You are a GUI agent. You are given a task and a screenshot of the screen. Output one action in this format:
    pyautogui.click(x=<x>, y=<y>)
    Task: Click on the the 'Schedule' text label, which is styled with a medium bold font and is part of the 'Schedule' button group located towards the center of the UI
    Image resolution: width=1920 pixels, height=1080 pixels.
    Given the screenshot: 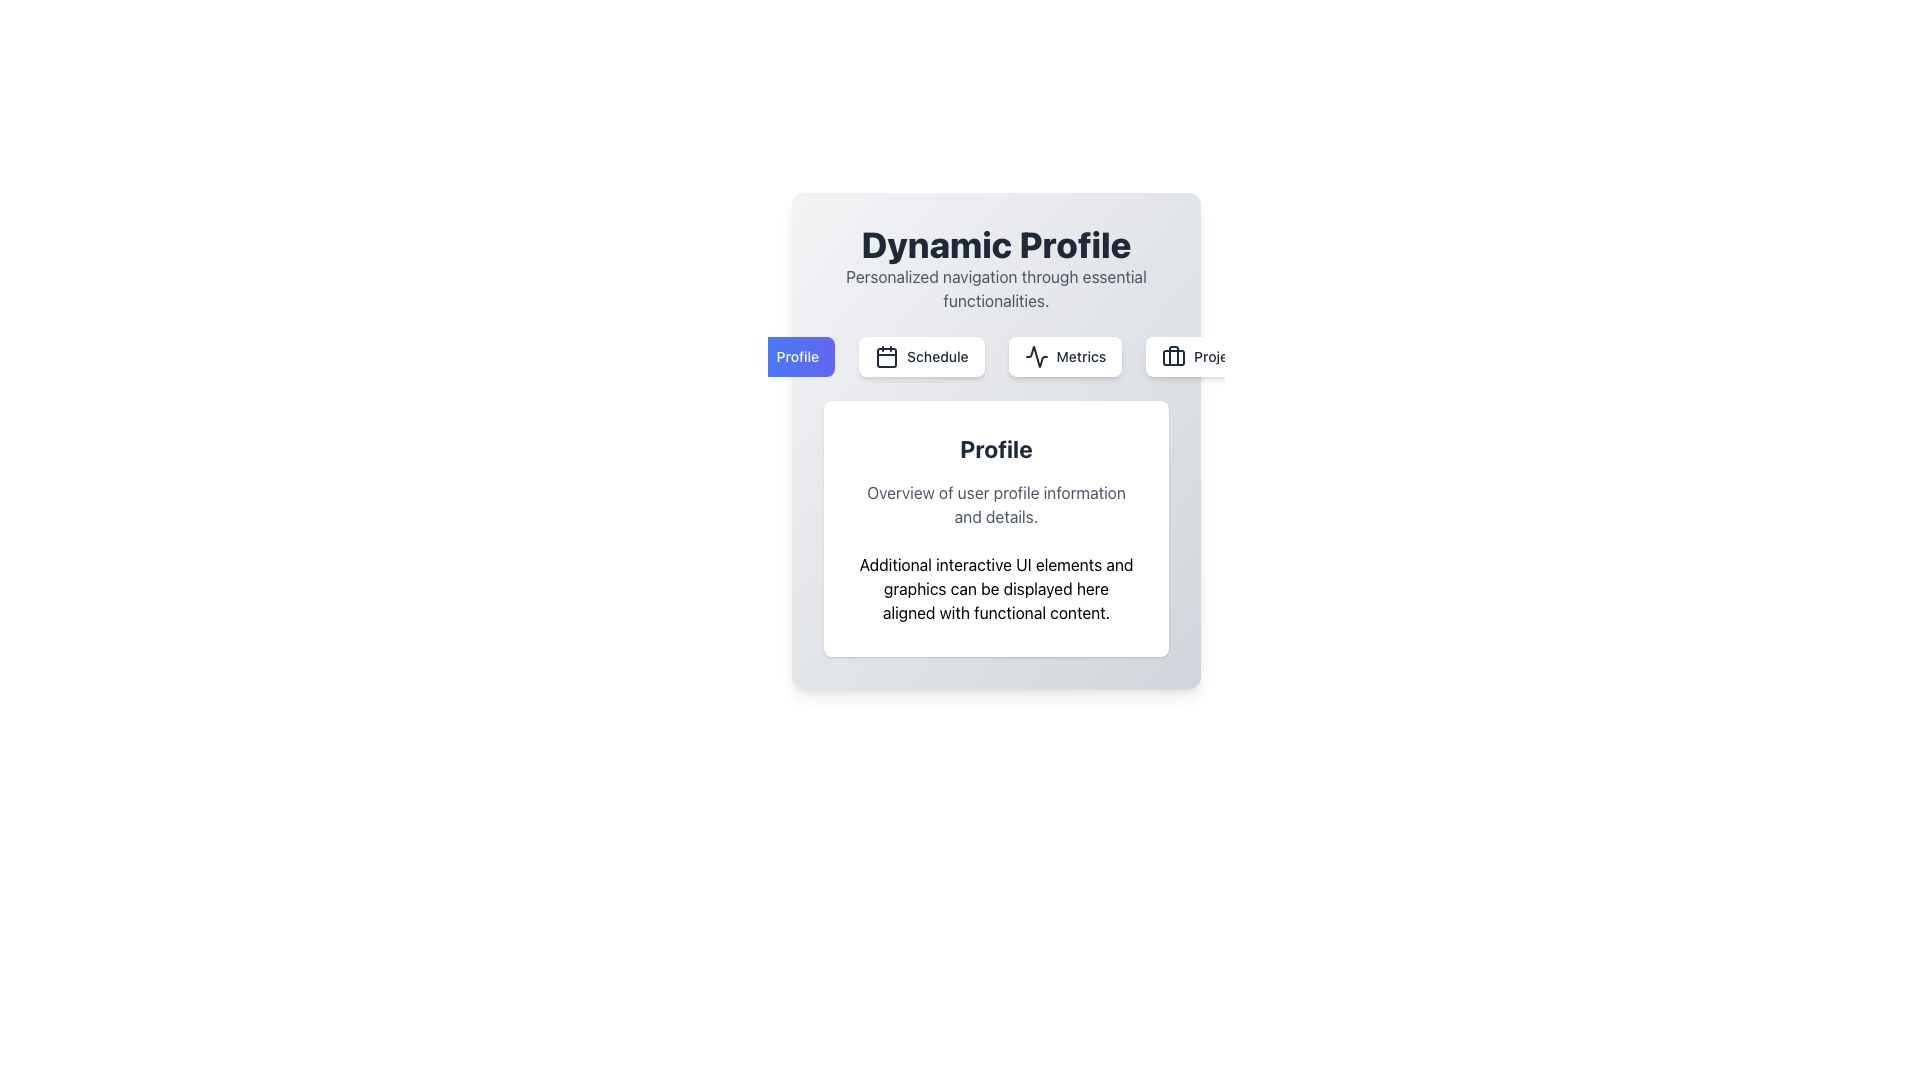 What is the action you would take?
    pyautogui.click(x=936, y=356)
    